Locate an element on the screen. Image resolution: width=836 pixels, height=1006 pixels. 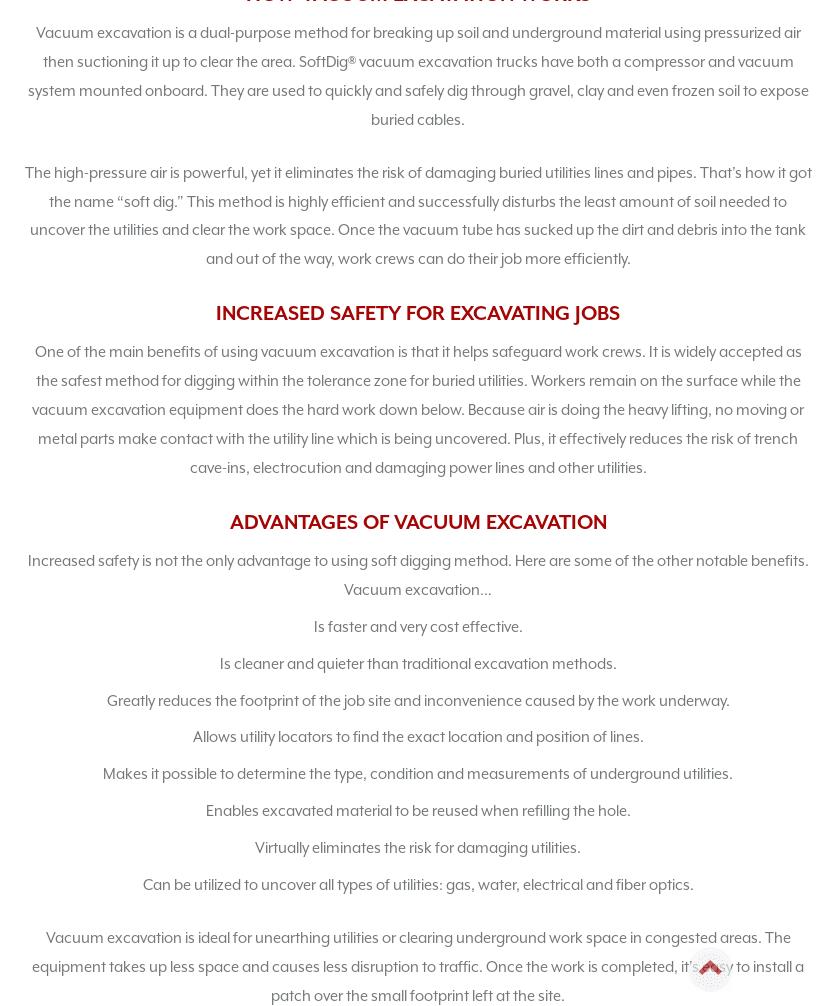
'Vacuum excavation is ideal for unearthing utilities or clearing underground work space in congested areas. The equipment takes up less space and causes less disruption to traffic. Once the work is completed, it’s easy to install a patch over the small footprint left at the site.' is located at coordinates (32, 964).